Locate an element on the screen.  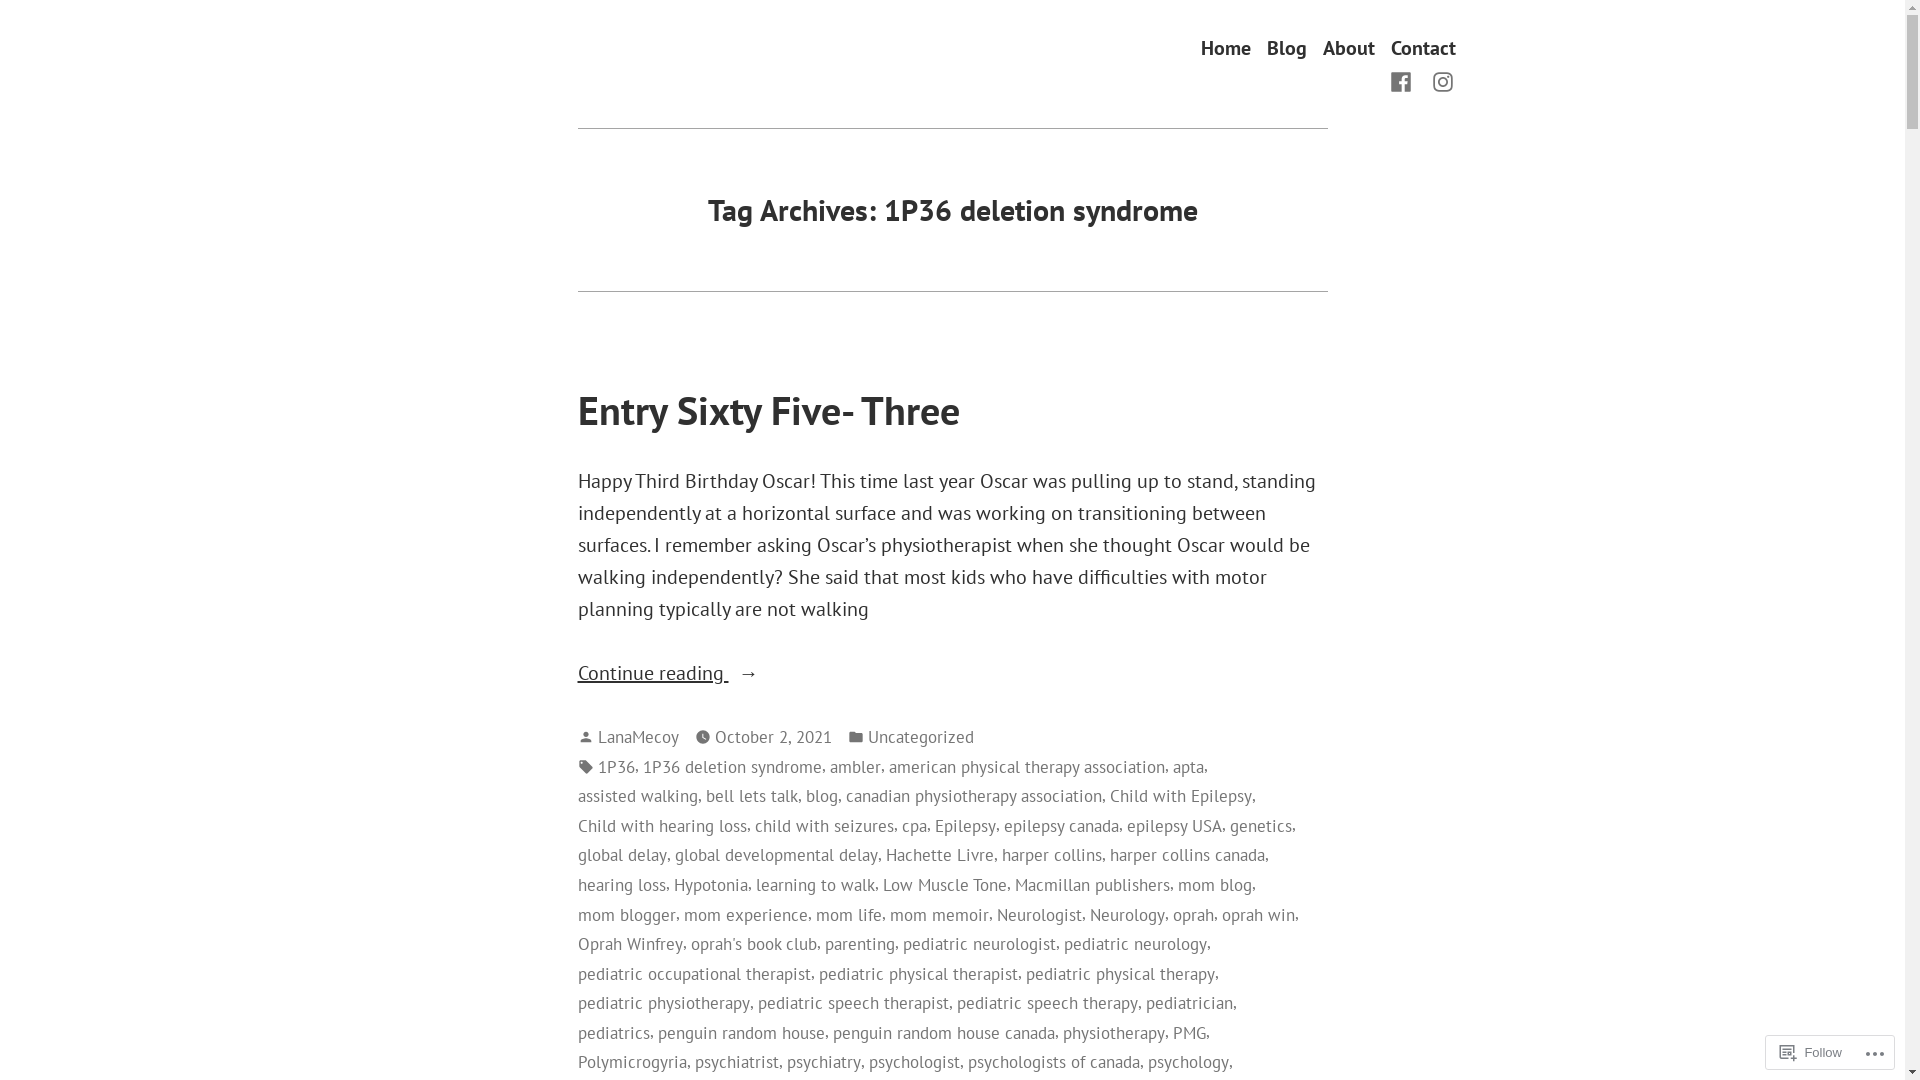
'child with seizures' is located at coordinates (823, 825).